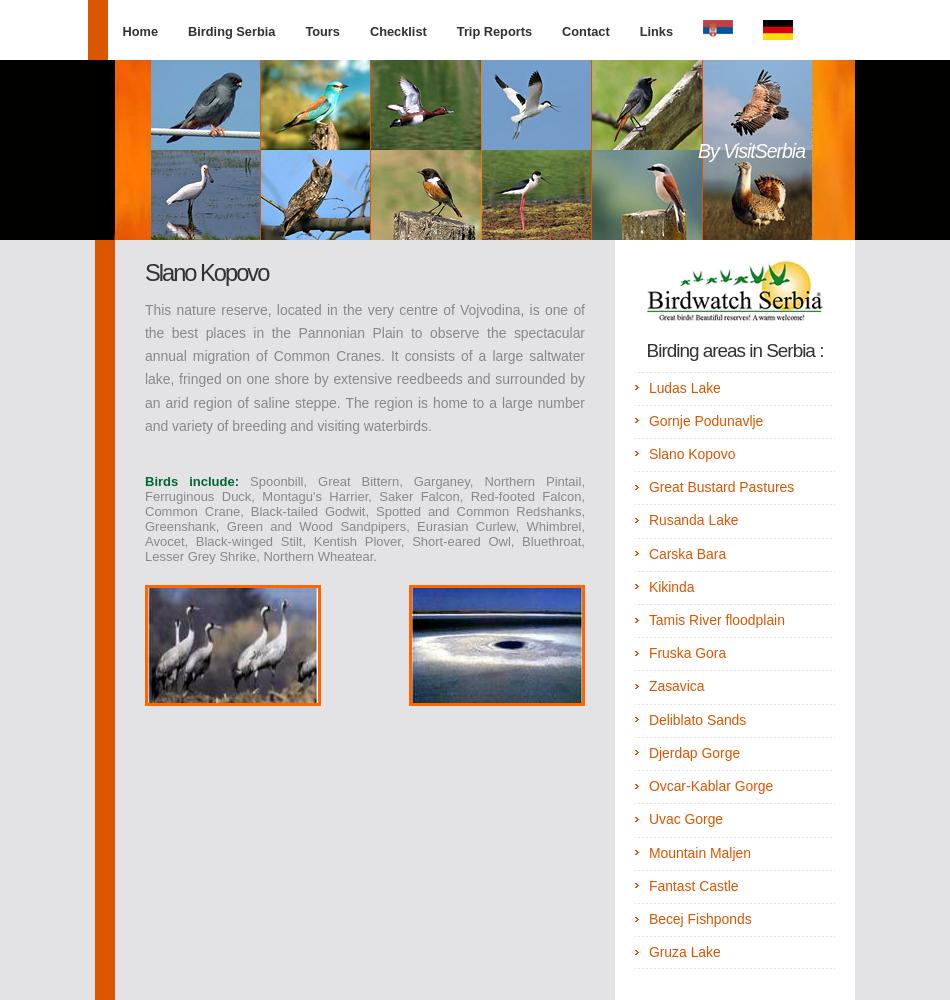 This screenshot has height=1000, width=950. Describe the element at coordinates (684, 951) in the screenshot. I see `'Gruza Lake'` at that location.